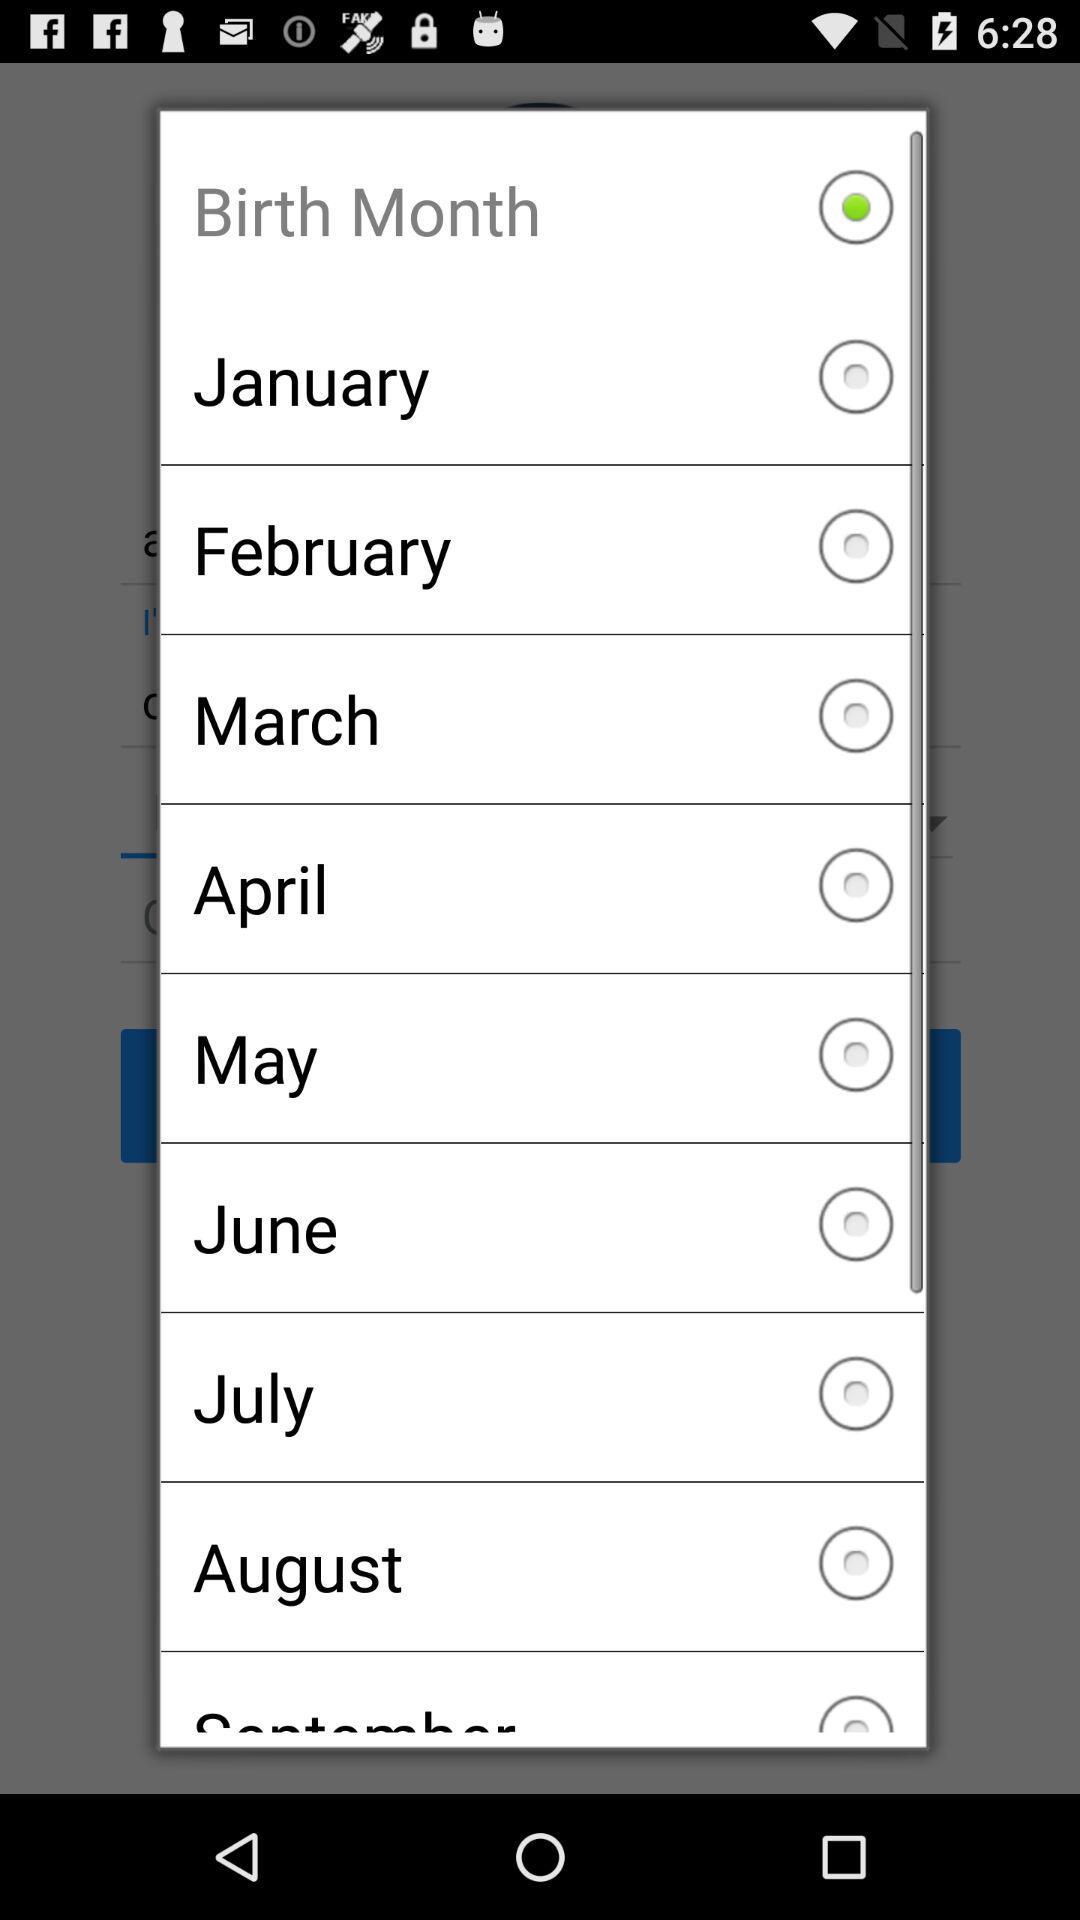  I want to click on may, so click(542, 1057).